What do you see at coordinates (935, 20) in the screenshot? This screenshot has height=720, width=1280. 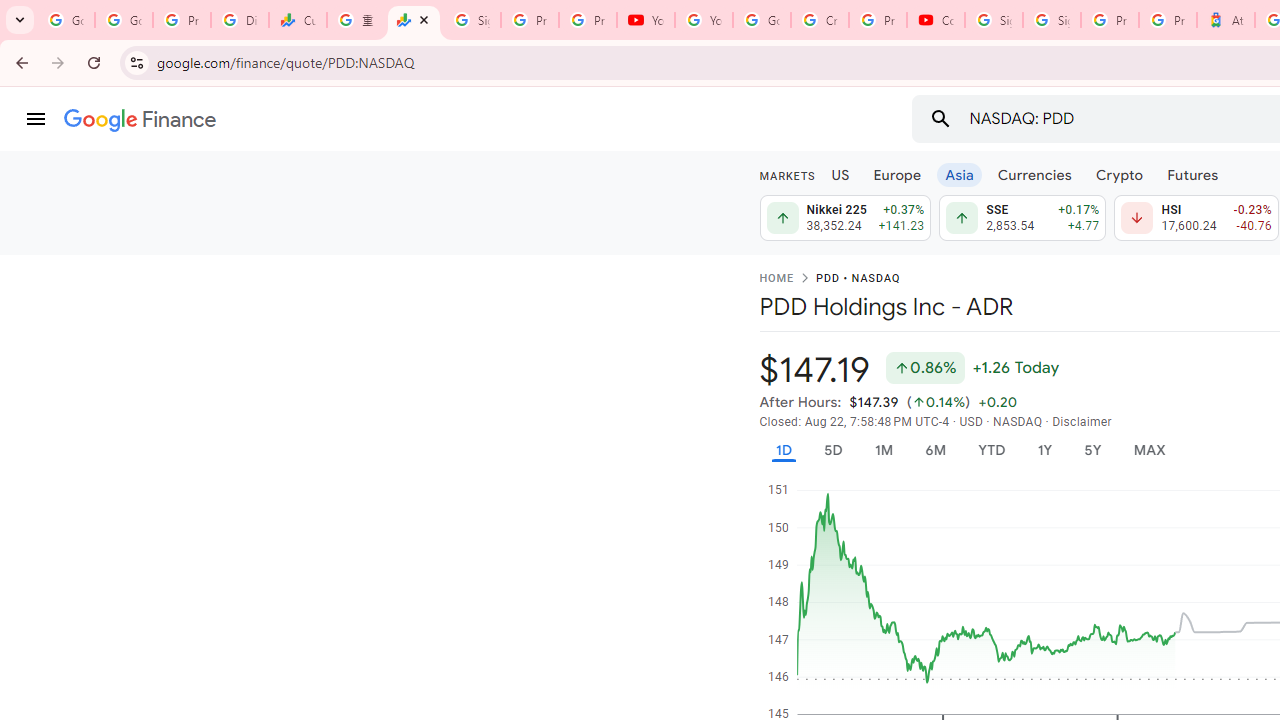 I see `'Content Creator Programs & Opportunities - YouTube Creators'` at bounding box center [935, 20].